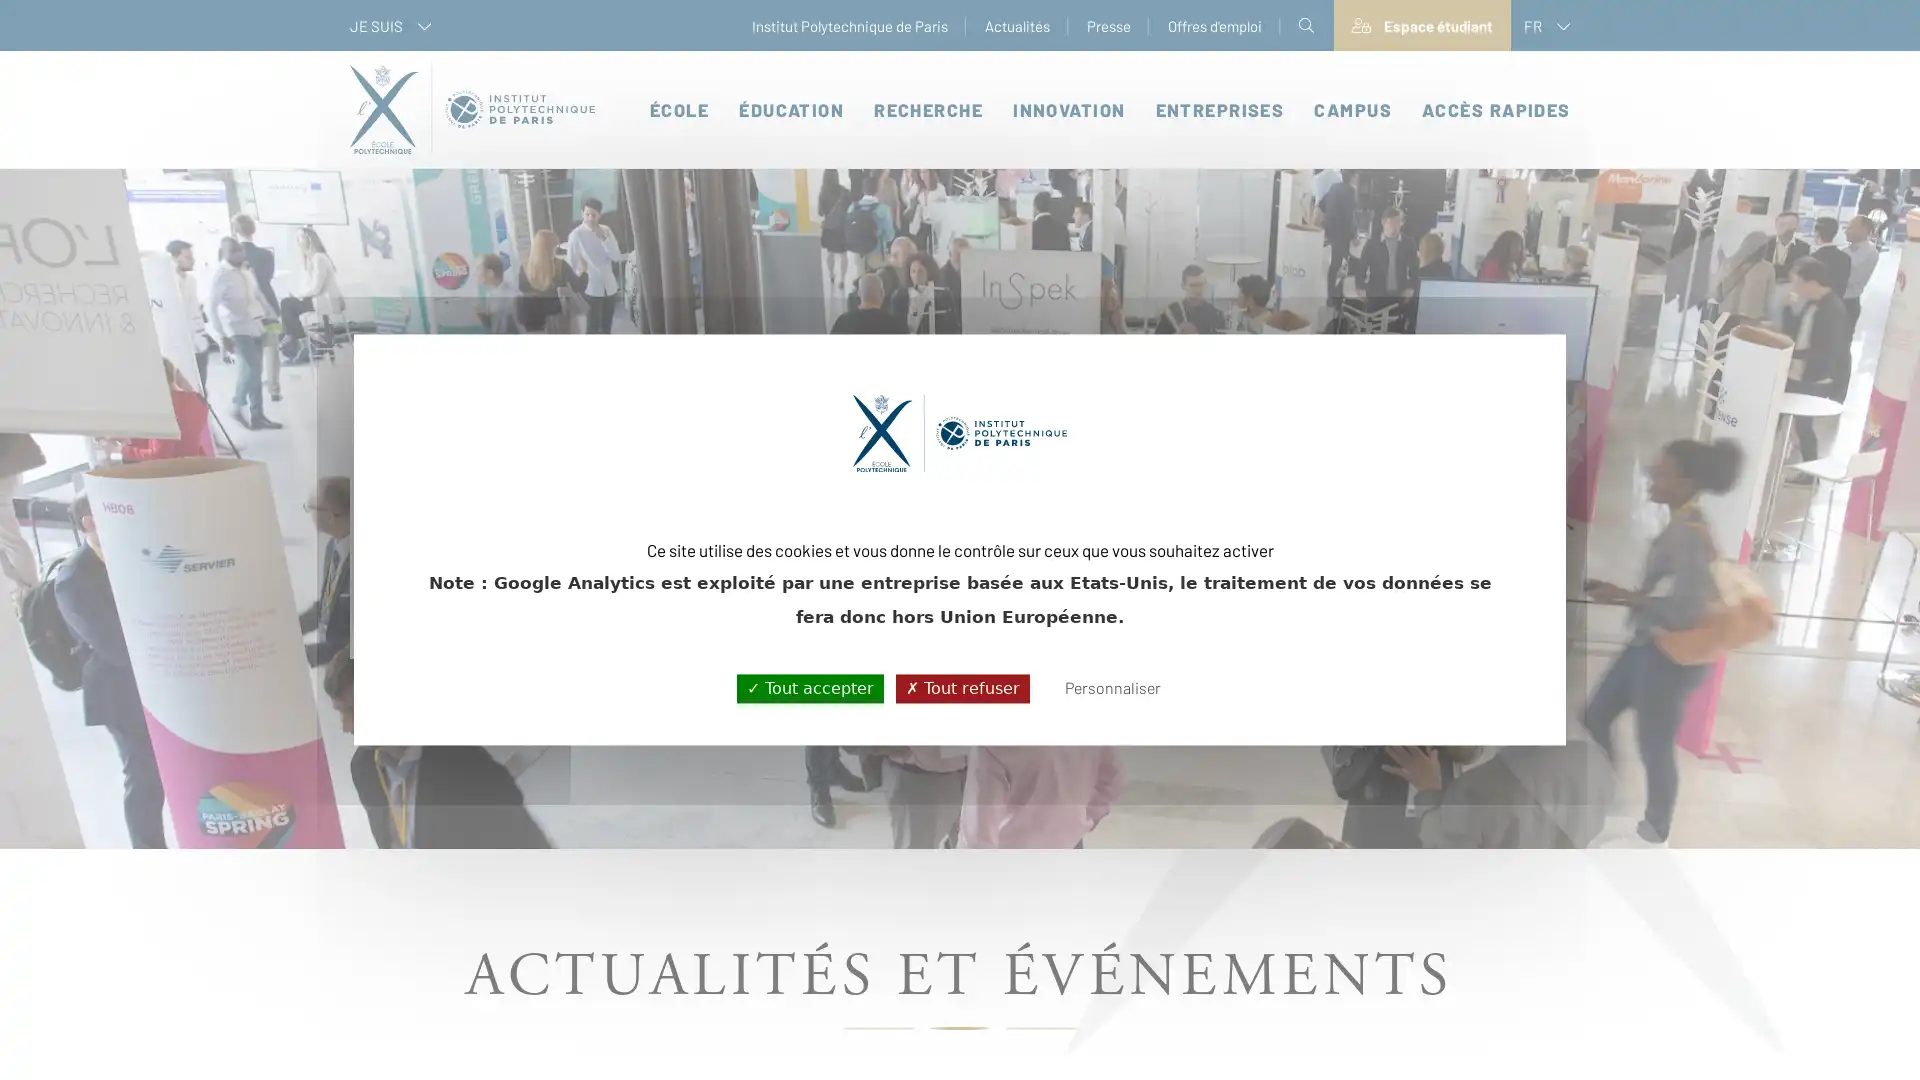 This screenshot has width=1920, height=1080. What do you see at coordinates (961, 687) in the screenshot?
I see `Tout refuser` at bounding box center [961, 687].